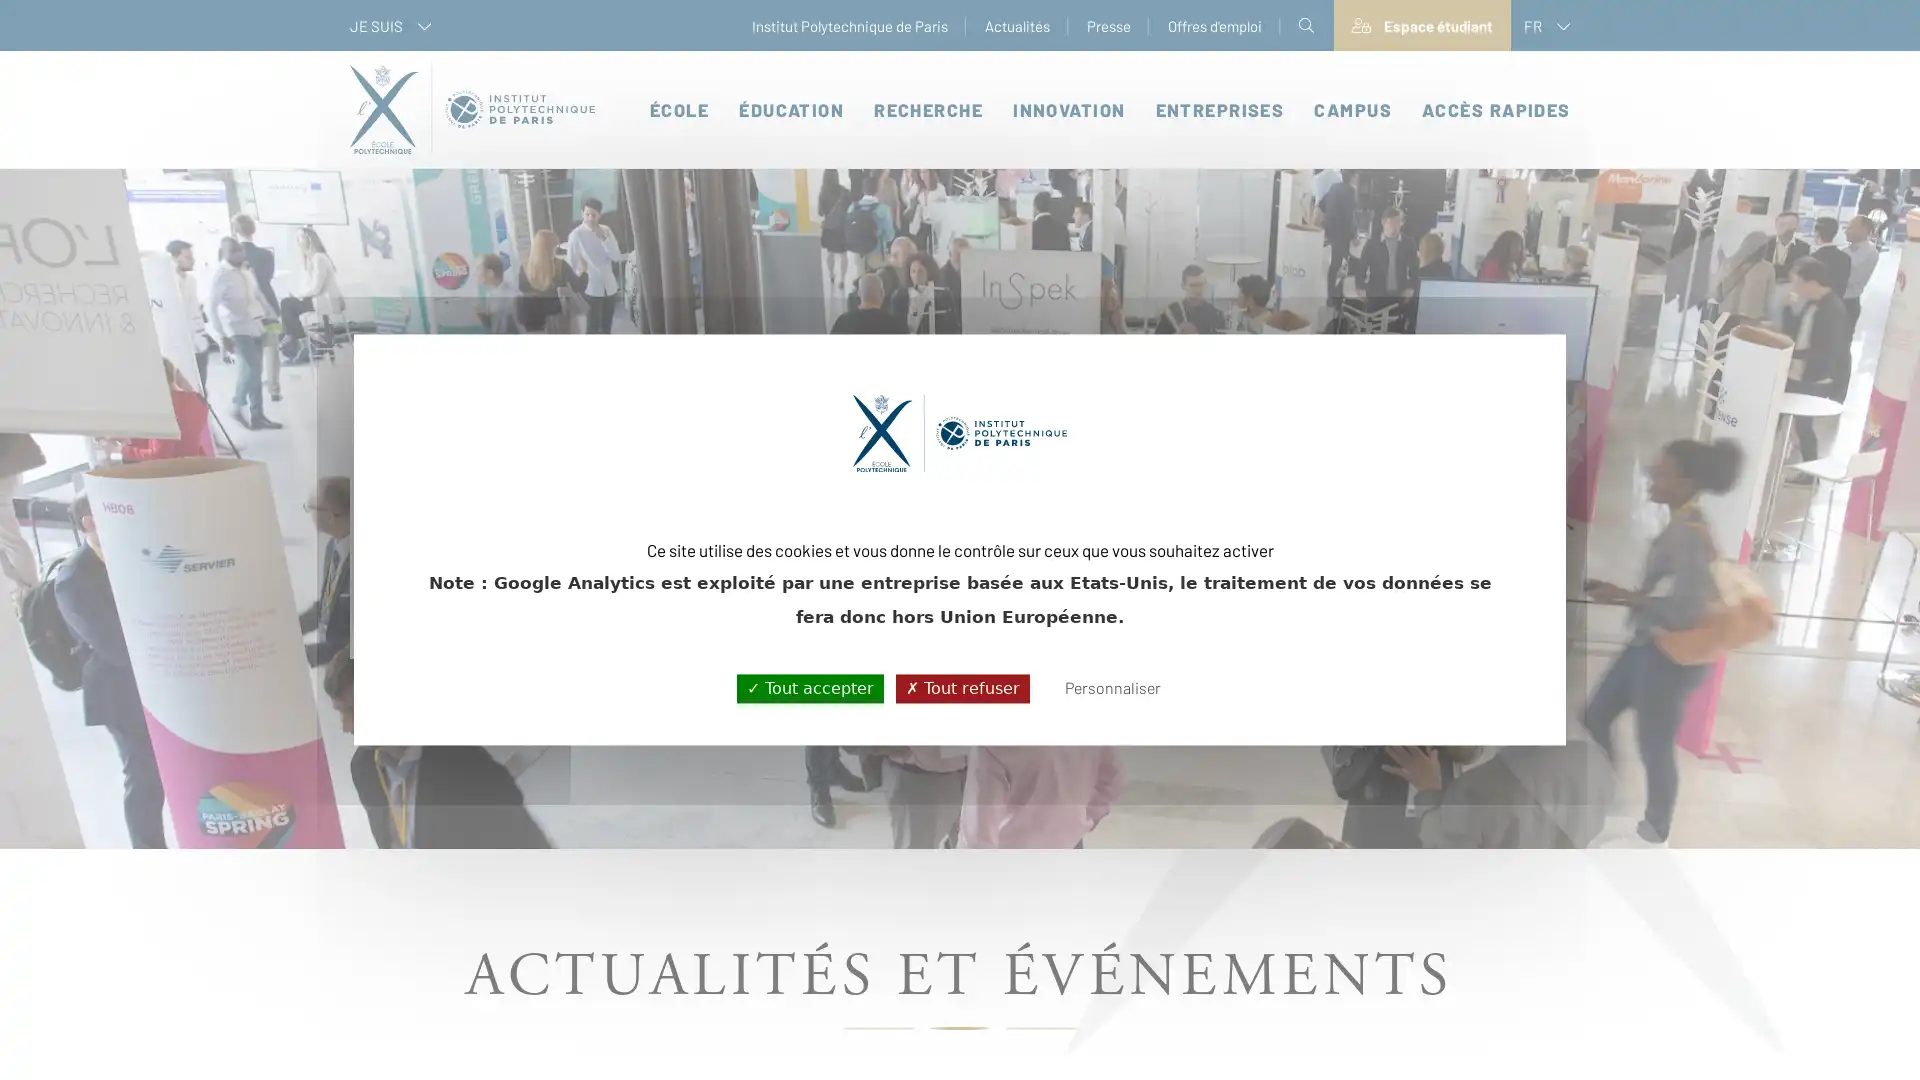 This screenshot has width=1920, height=1080. What do you see at coordinates (961, 687) in the screenshot?
I see `Tout refuser` at bounding box center [961, 687].